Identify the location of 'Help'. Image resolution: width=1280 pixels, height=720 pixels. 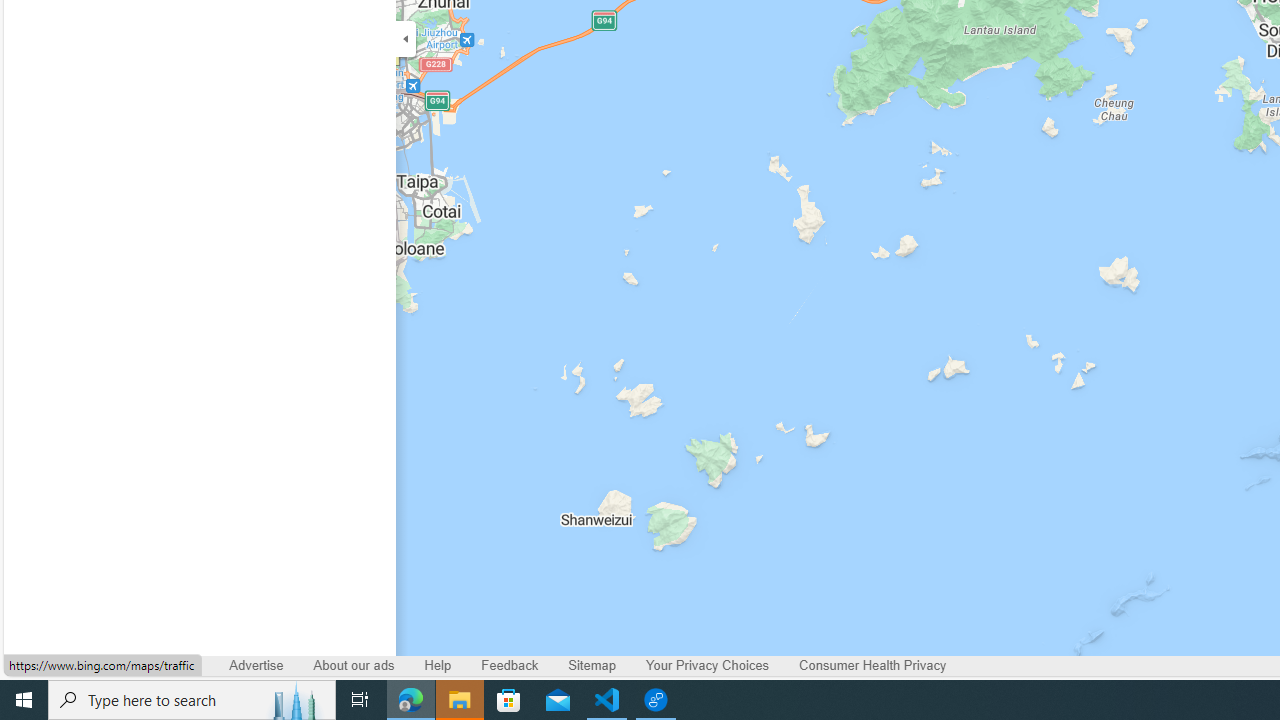
(436, 665).